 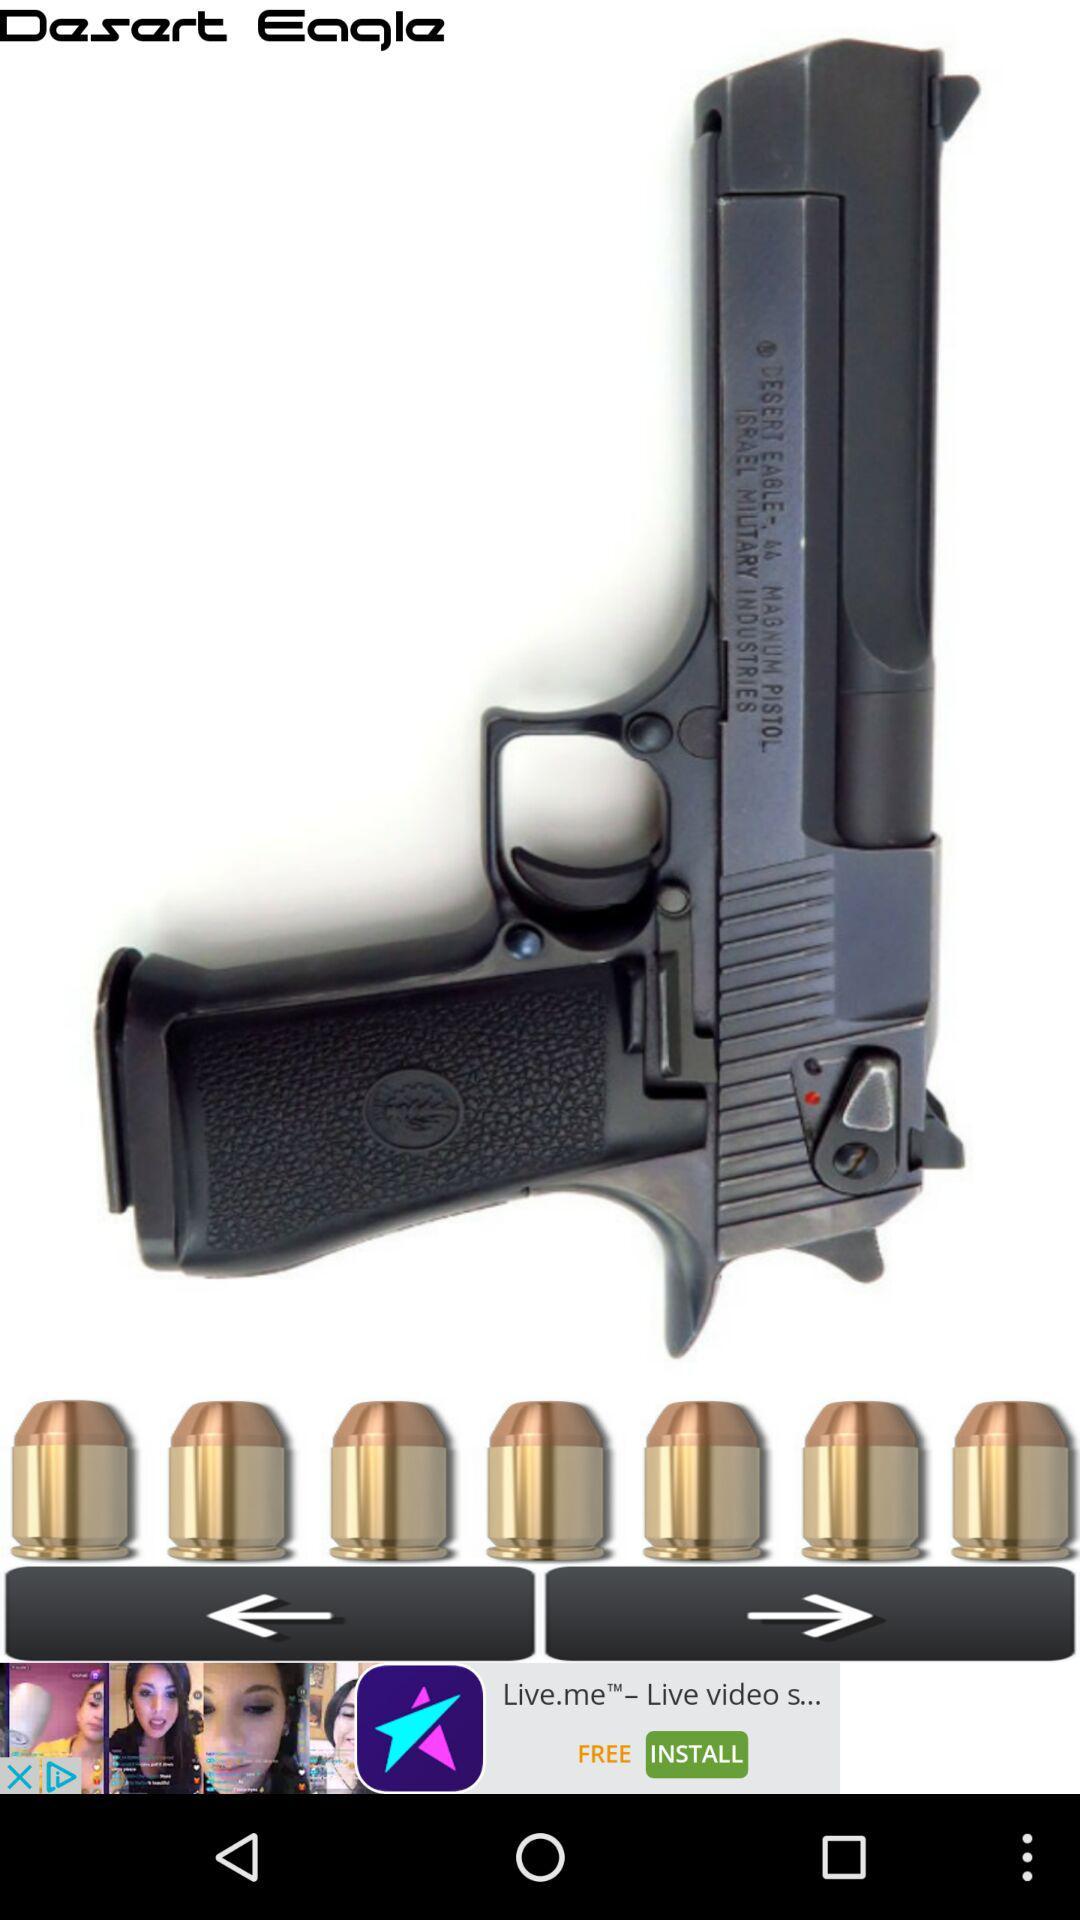 I want to click on next page, so click(x=810, y=1613).